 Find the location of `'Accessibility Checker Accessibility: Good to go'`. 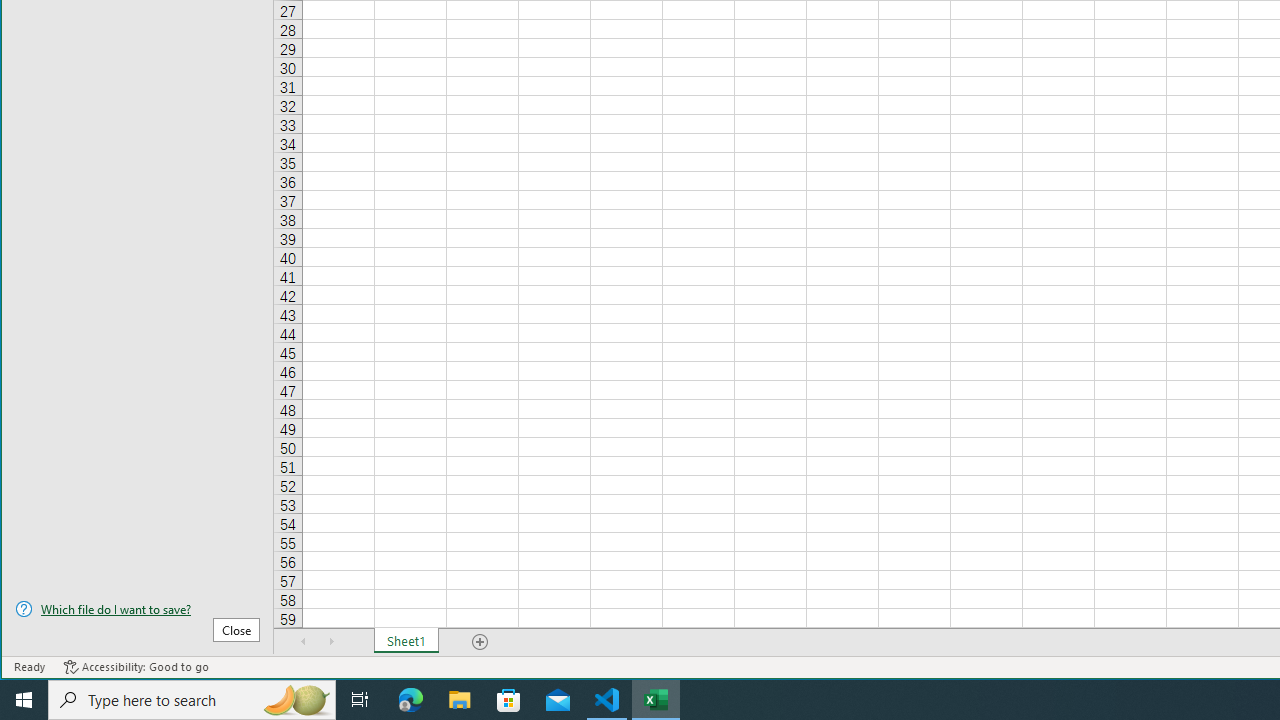

'Accessibility Checker Accessibility: Good to go' is located at coordinates (135, 667).